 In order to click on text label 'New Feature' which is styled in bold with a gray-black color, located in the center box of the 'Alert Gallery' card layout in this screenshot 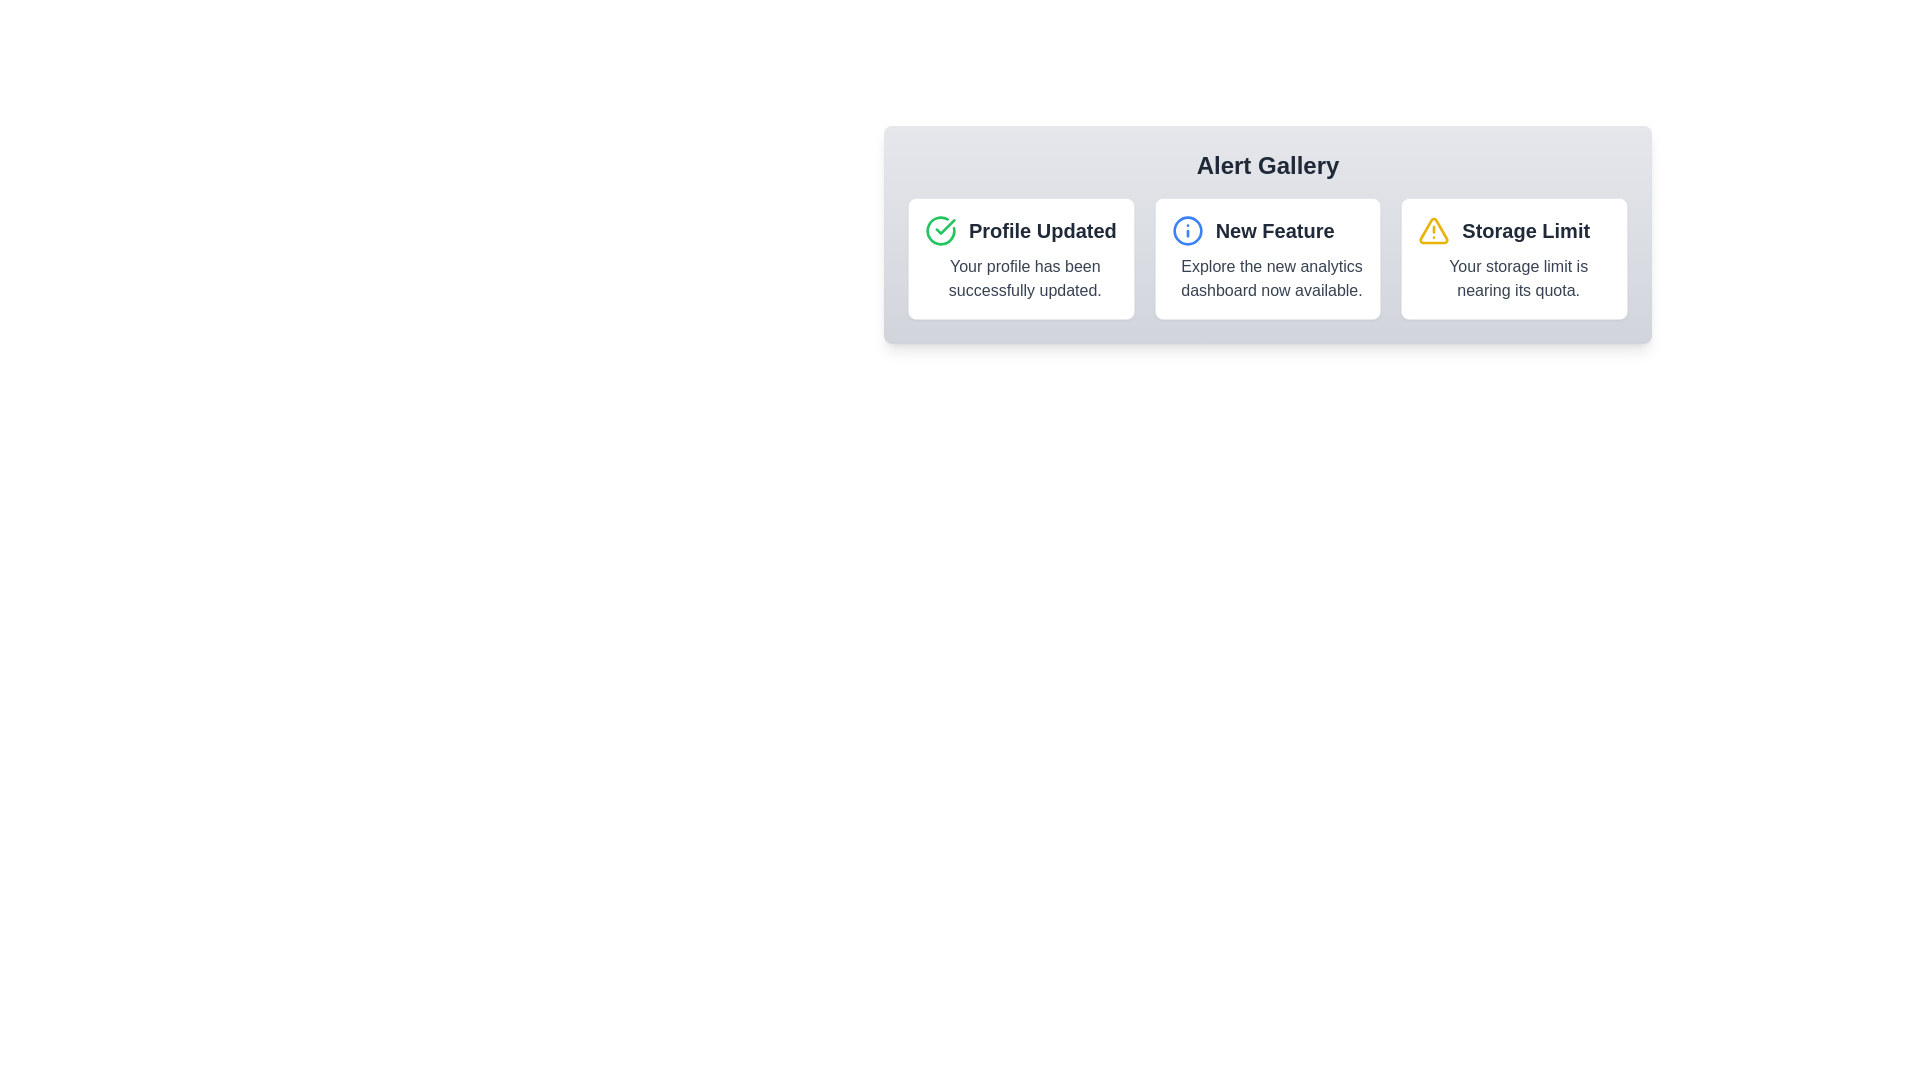, I will do `click(1274, 230)`.